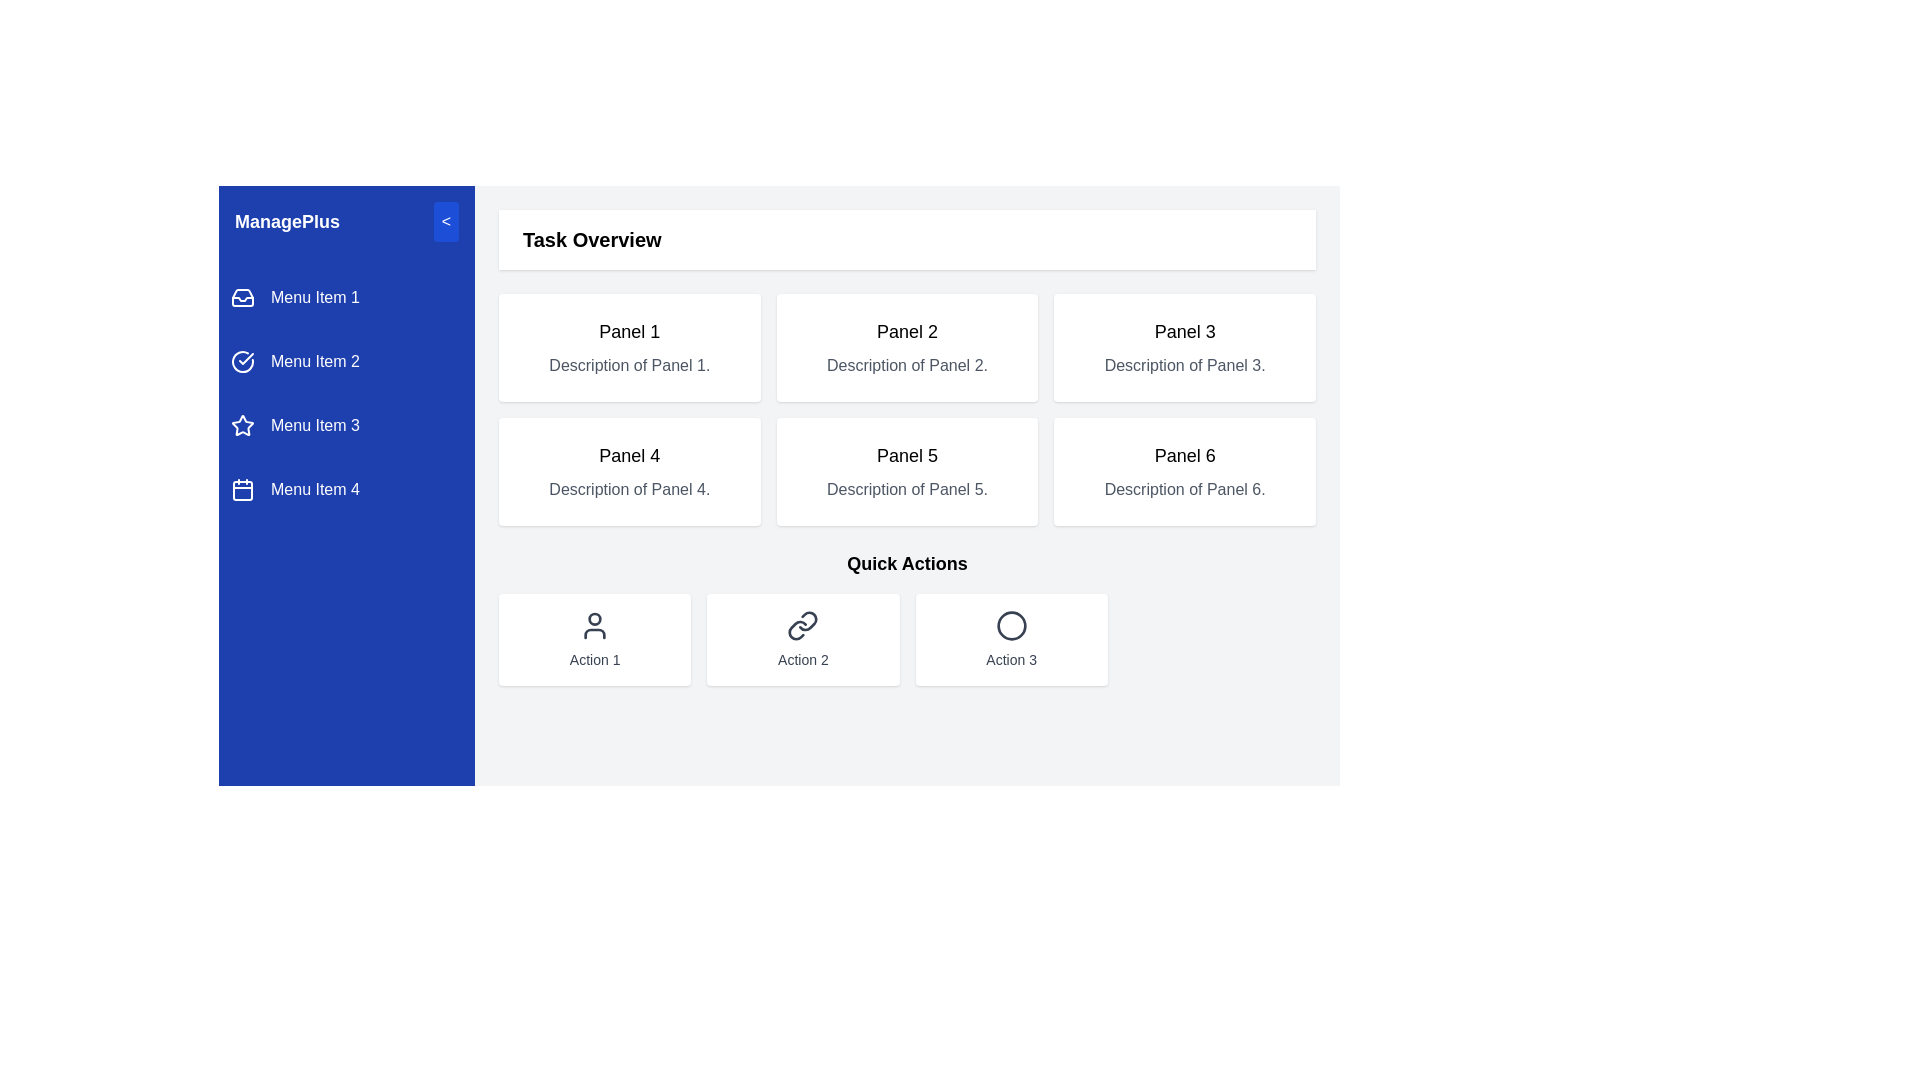 The image size is (1920, 1080). I want to click on the static text label displaying 'Description of Panel 4.' located under the heading 'Panel 4' in the third card of the second row, so click(628, 489).